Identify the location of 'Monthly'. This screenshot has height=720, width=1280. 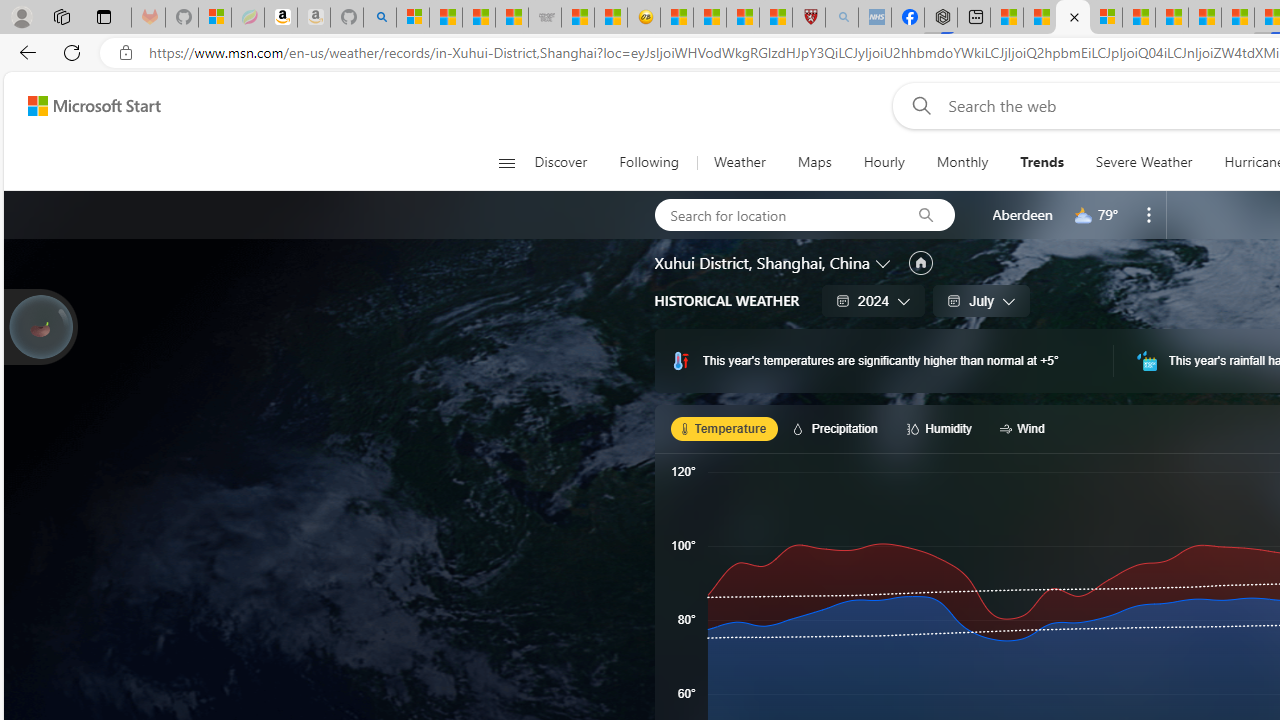
(962, 162).